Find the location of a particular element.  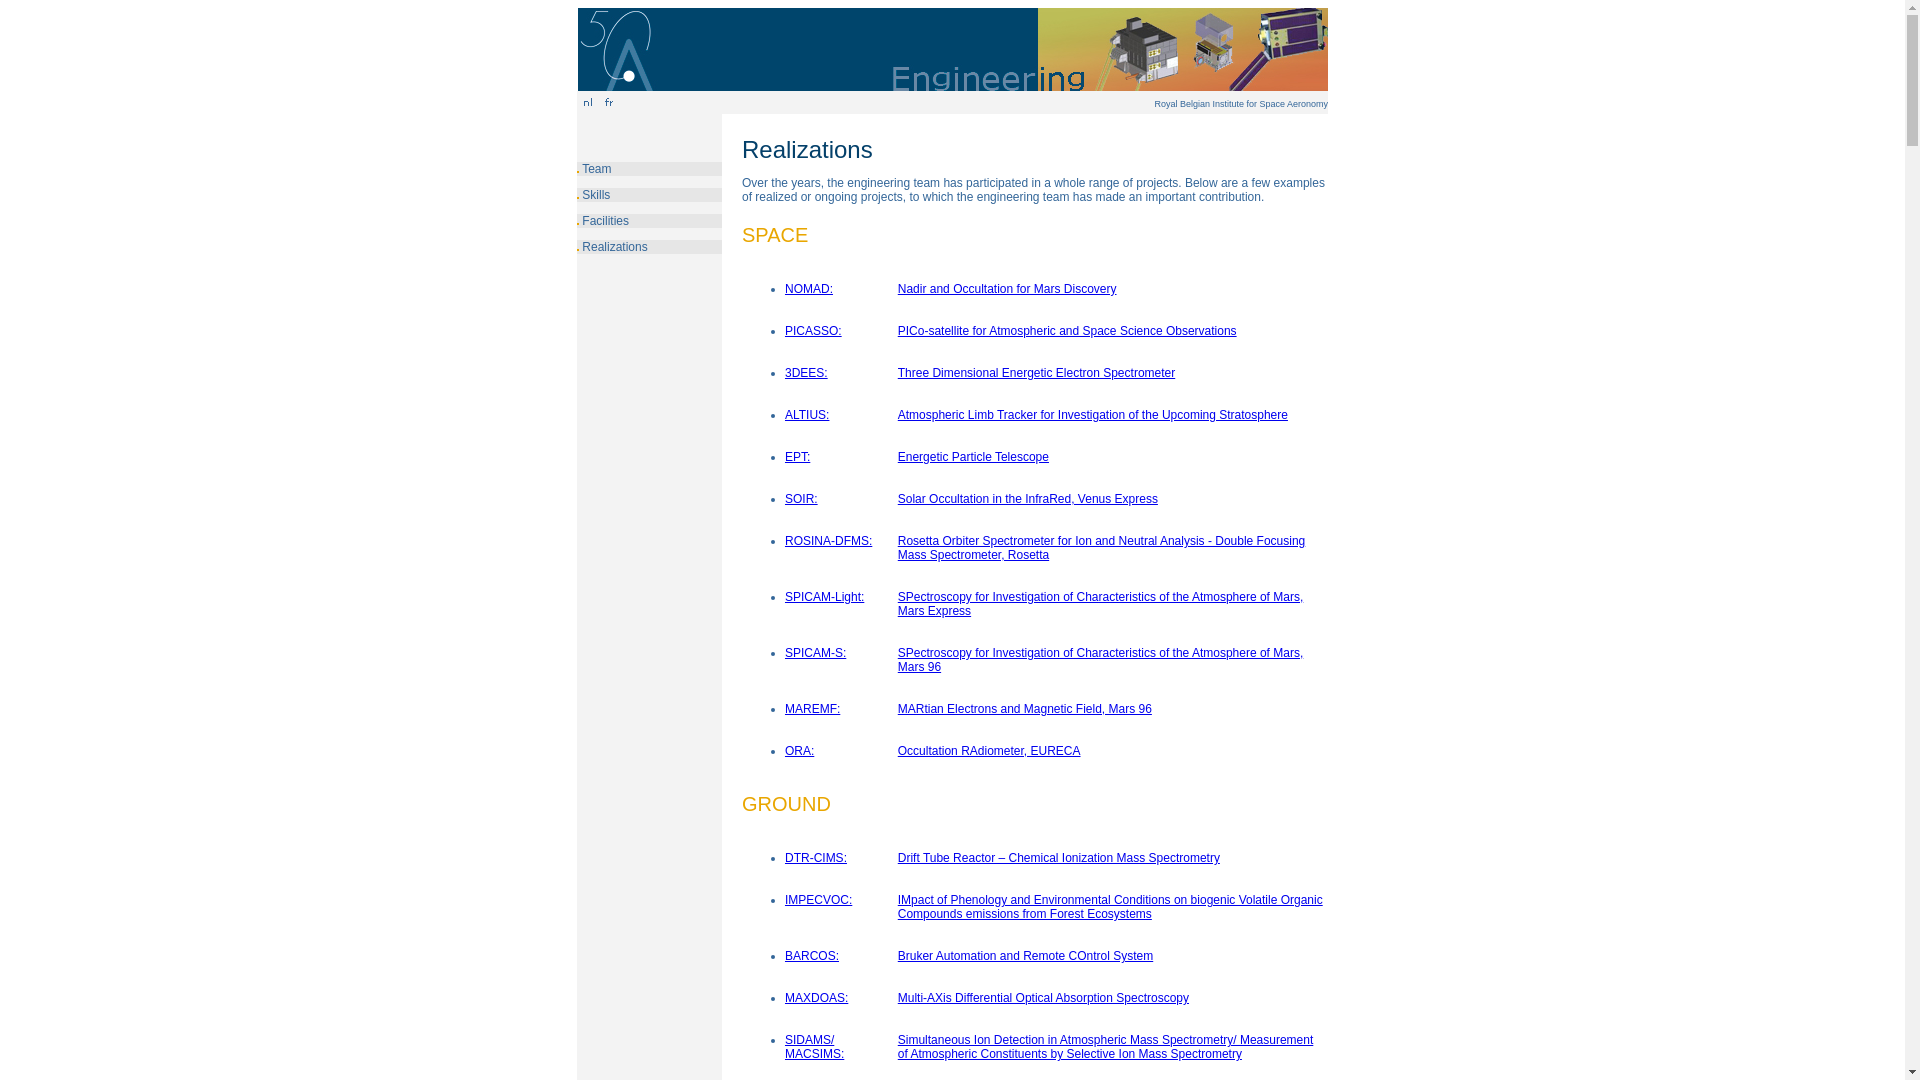

'SPICAM-S:' is located at coordinates (815, 652).